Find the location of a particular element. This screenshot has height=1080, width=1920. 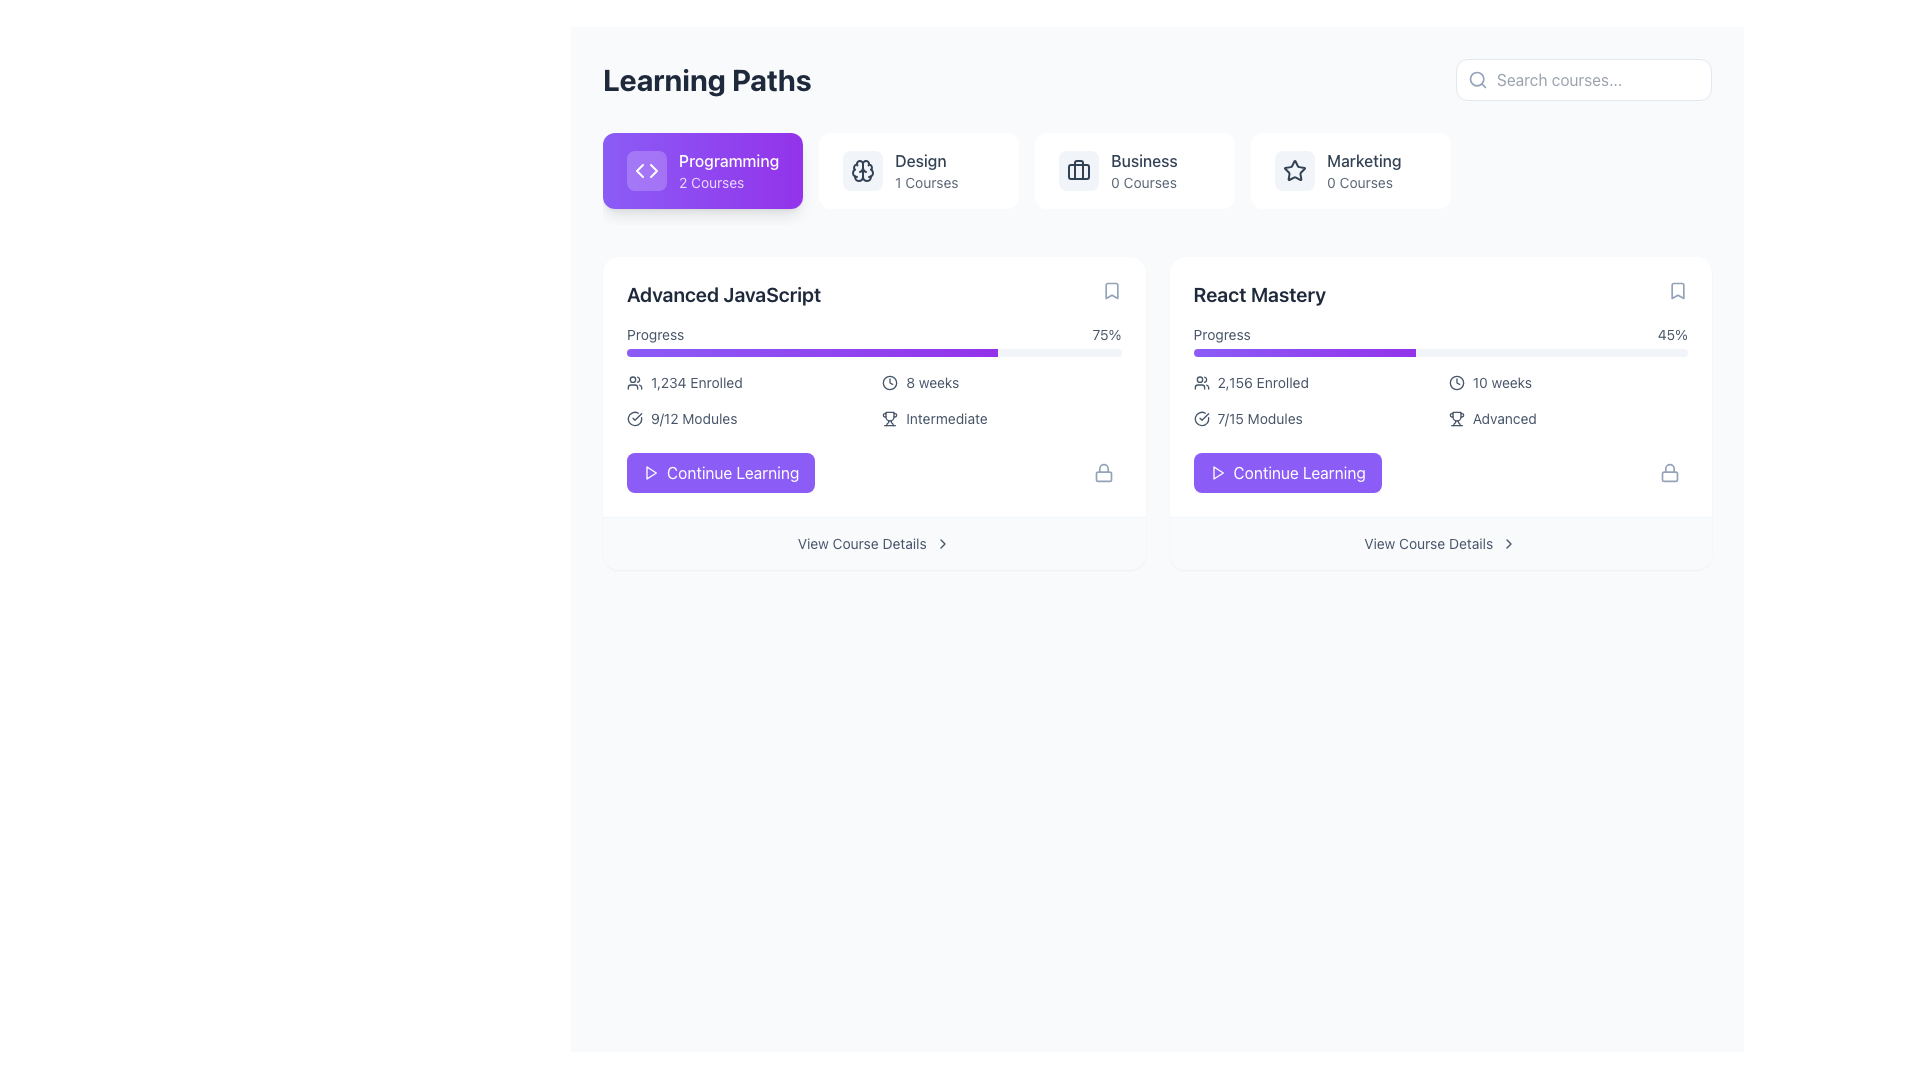

the 'Marketing' text label that displays '0 Courses' below it in the top-right section of the 'Learning Paths' interface is located at coordinates (1363, 169).